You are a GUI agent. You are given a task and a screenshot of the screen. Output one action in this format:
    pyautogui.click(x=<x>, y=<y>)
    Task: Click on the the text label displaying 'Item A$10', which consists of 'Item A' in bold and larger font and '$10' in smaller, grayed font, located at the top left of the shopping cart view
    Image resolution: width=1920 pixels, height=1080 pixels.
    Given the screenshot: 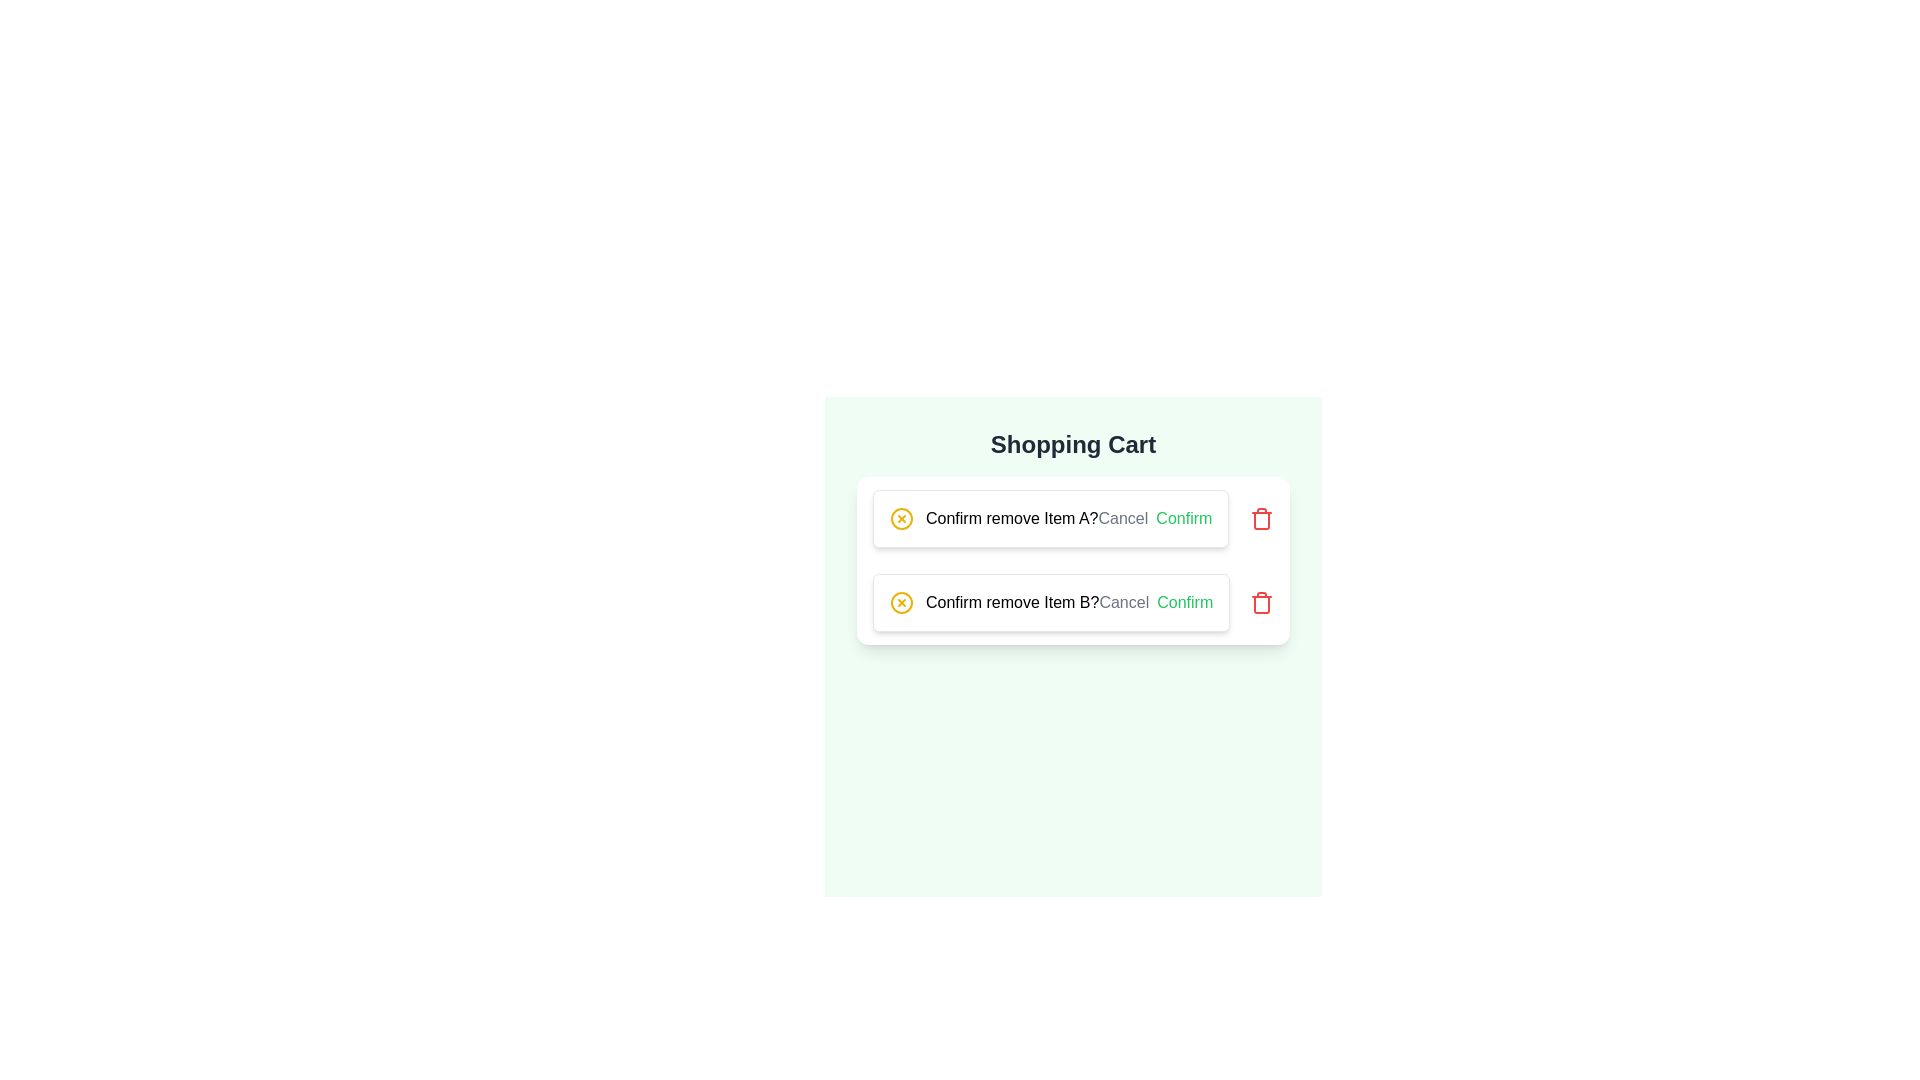 What is the action you would take?
    pyautogui.click(x=899, y=518)
    